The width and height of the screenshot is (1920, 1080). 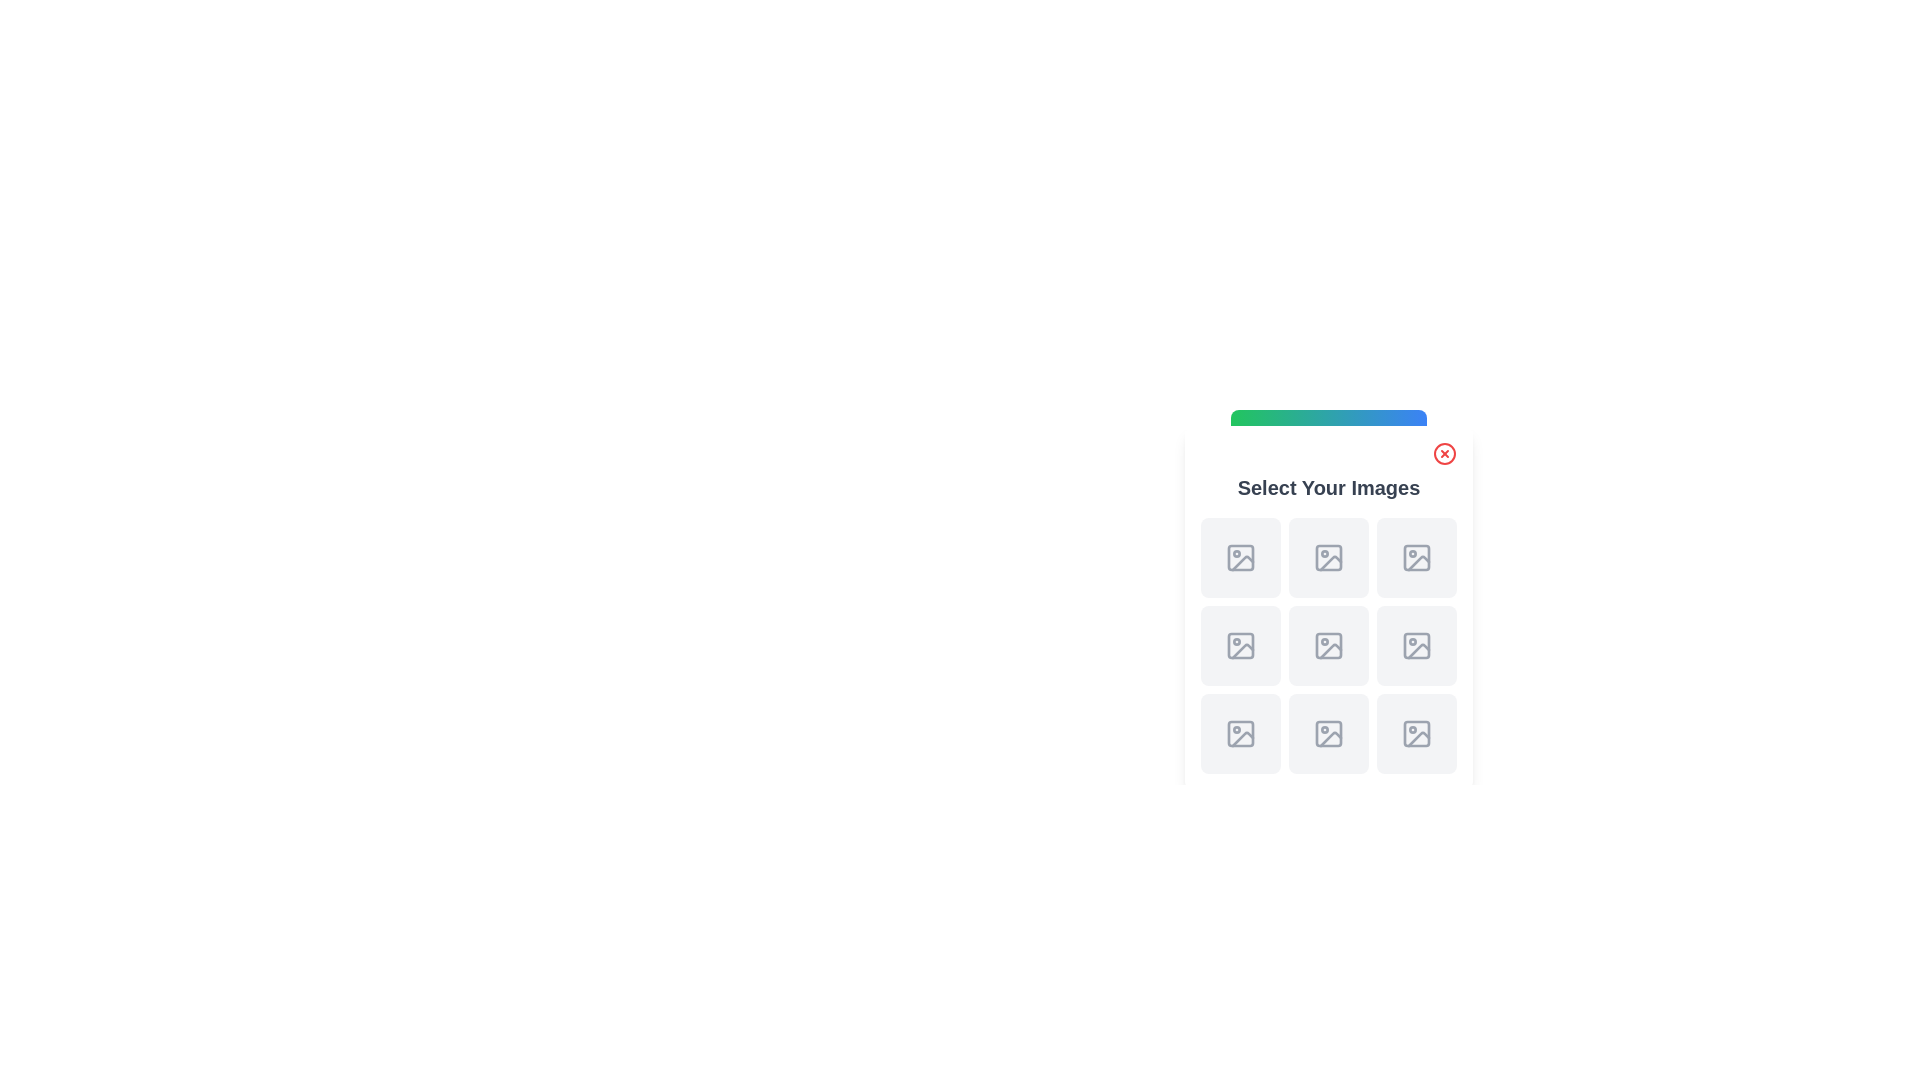 I want to click on the Icon Placeholder element, which is an image/photo icon with a gray outline and rounded corners located in the second row, second column of a 3x3 grid layout, so click(x=1240, y=645).